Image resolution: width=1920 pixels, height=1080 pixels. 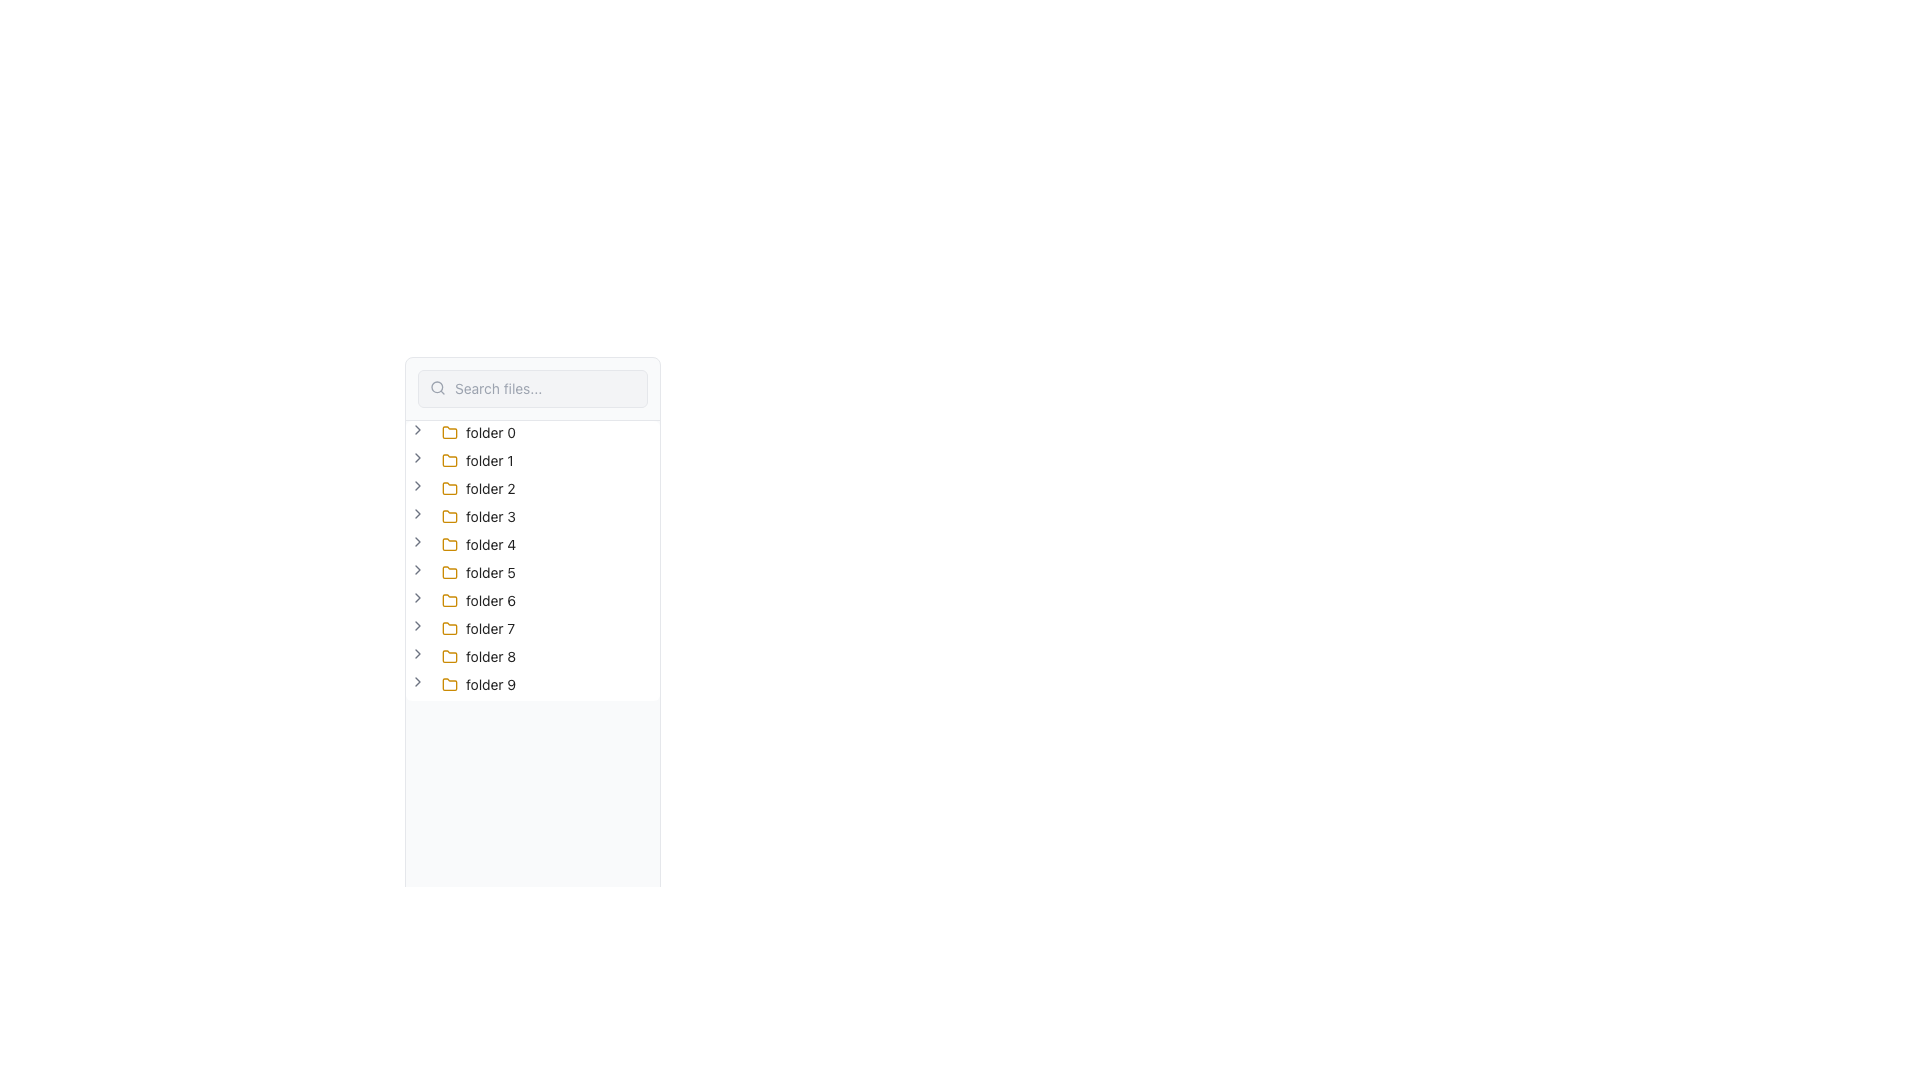 What do you see at coordinates (449, 515) in the screenshot?
I see `the yellow folder icon representing 'folder 3' in the file navigation panel` at bounding box center [449, 515].